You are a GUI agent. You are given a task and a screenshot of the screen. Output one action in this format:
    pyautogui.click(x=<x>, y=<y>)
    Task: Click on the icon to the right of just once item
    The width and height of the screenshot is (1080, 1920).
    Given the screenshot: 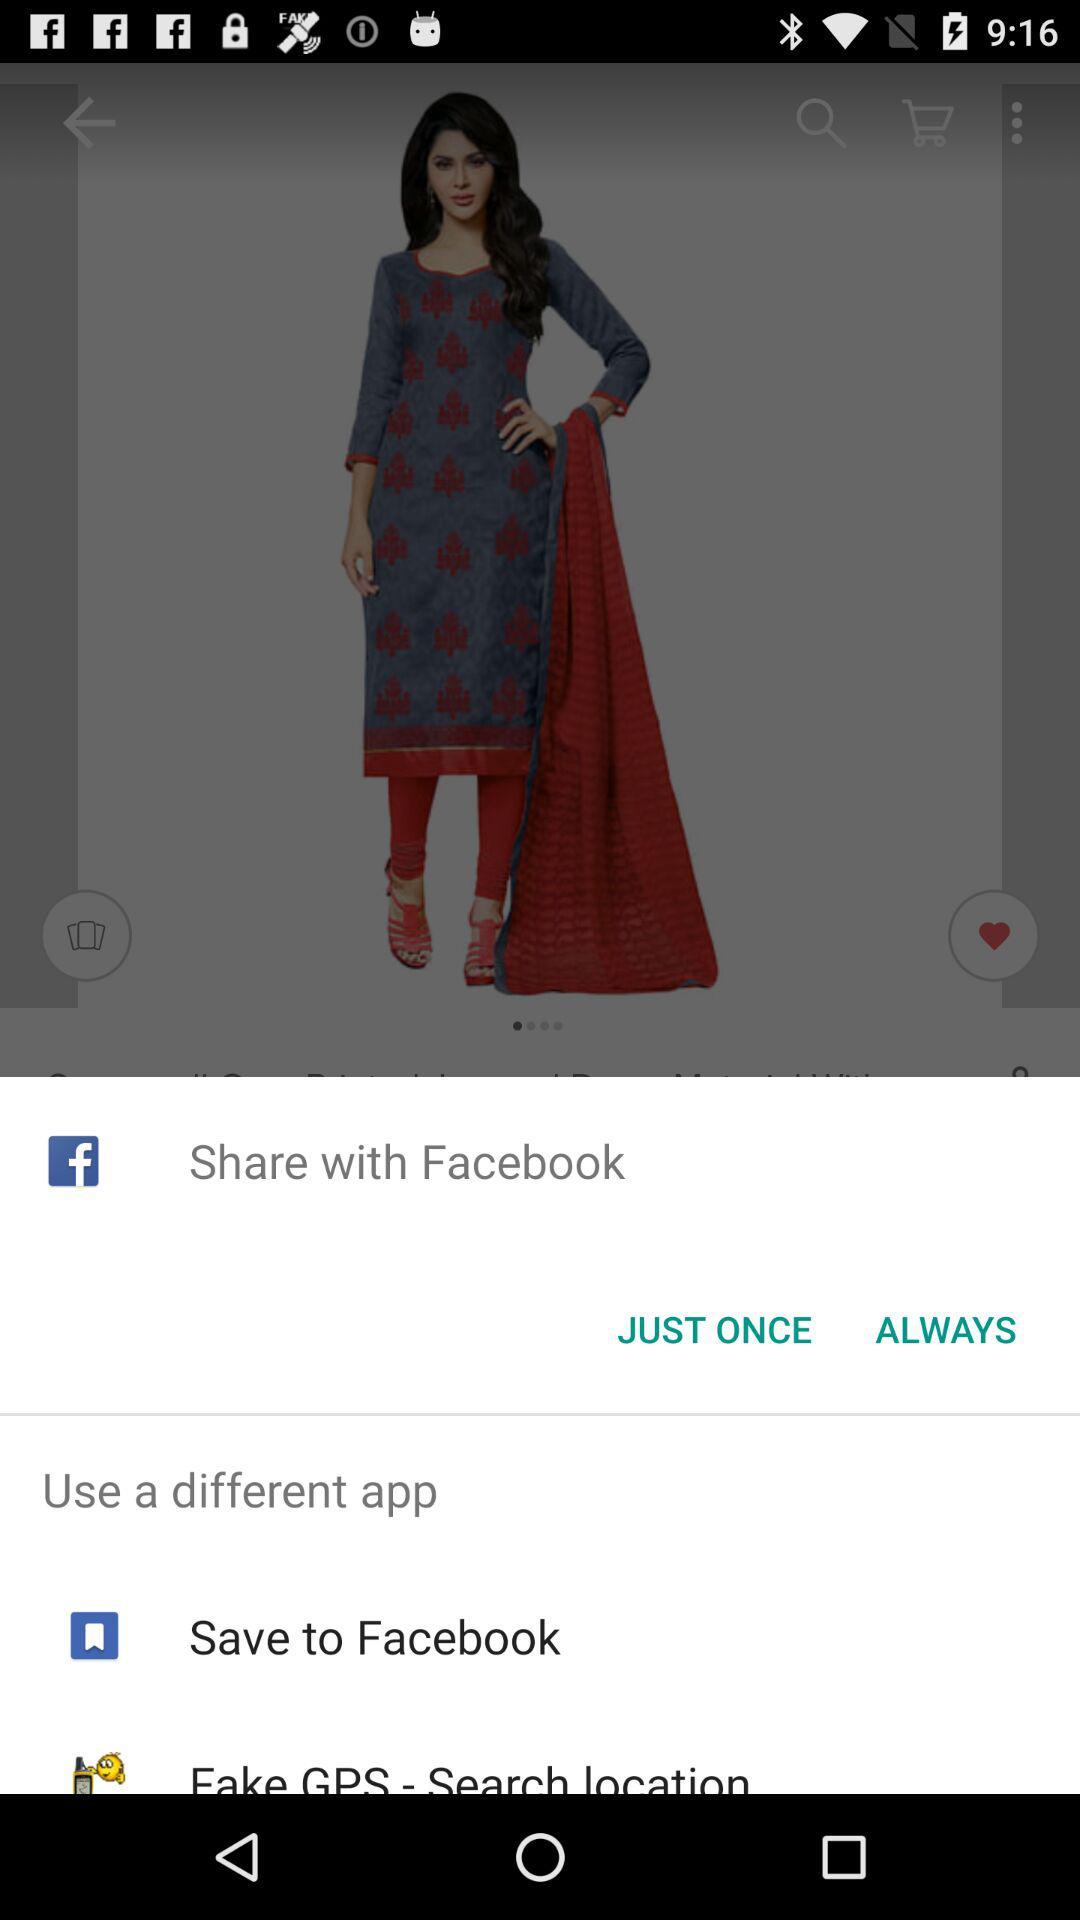 What is the action you would take?
    pyautogui.click(x=945, y=1329)
    